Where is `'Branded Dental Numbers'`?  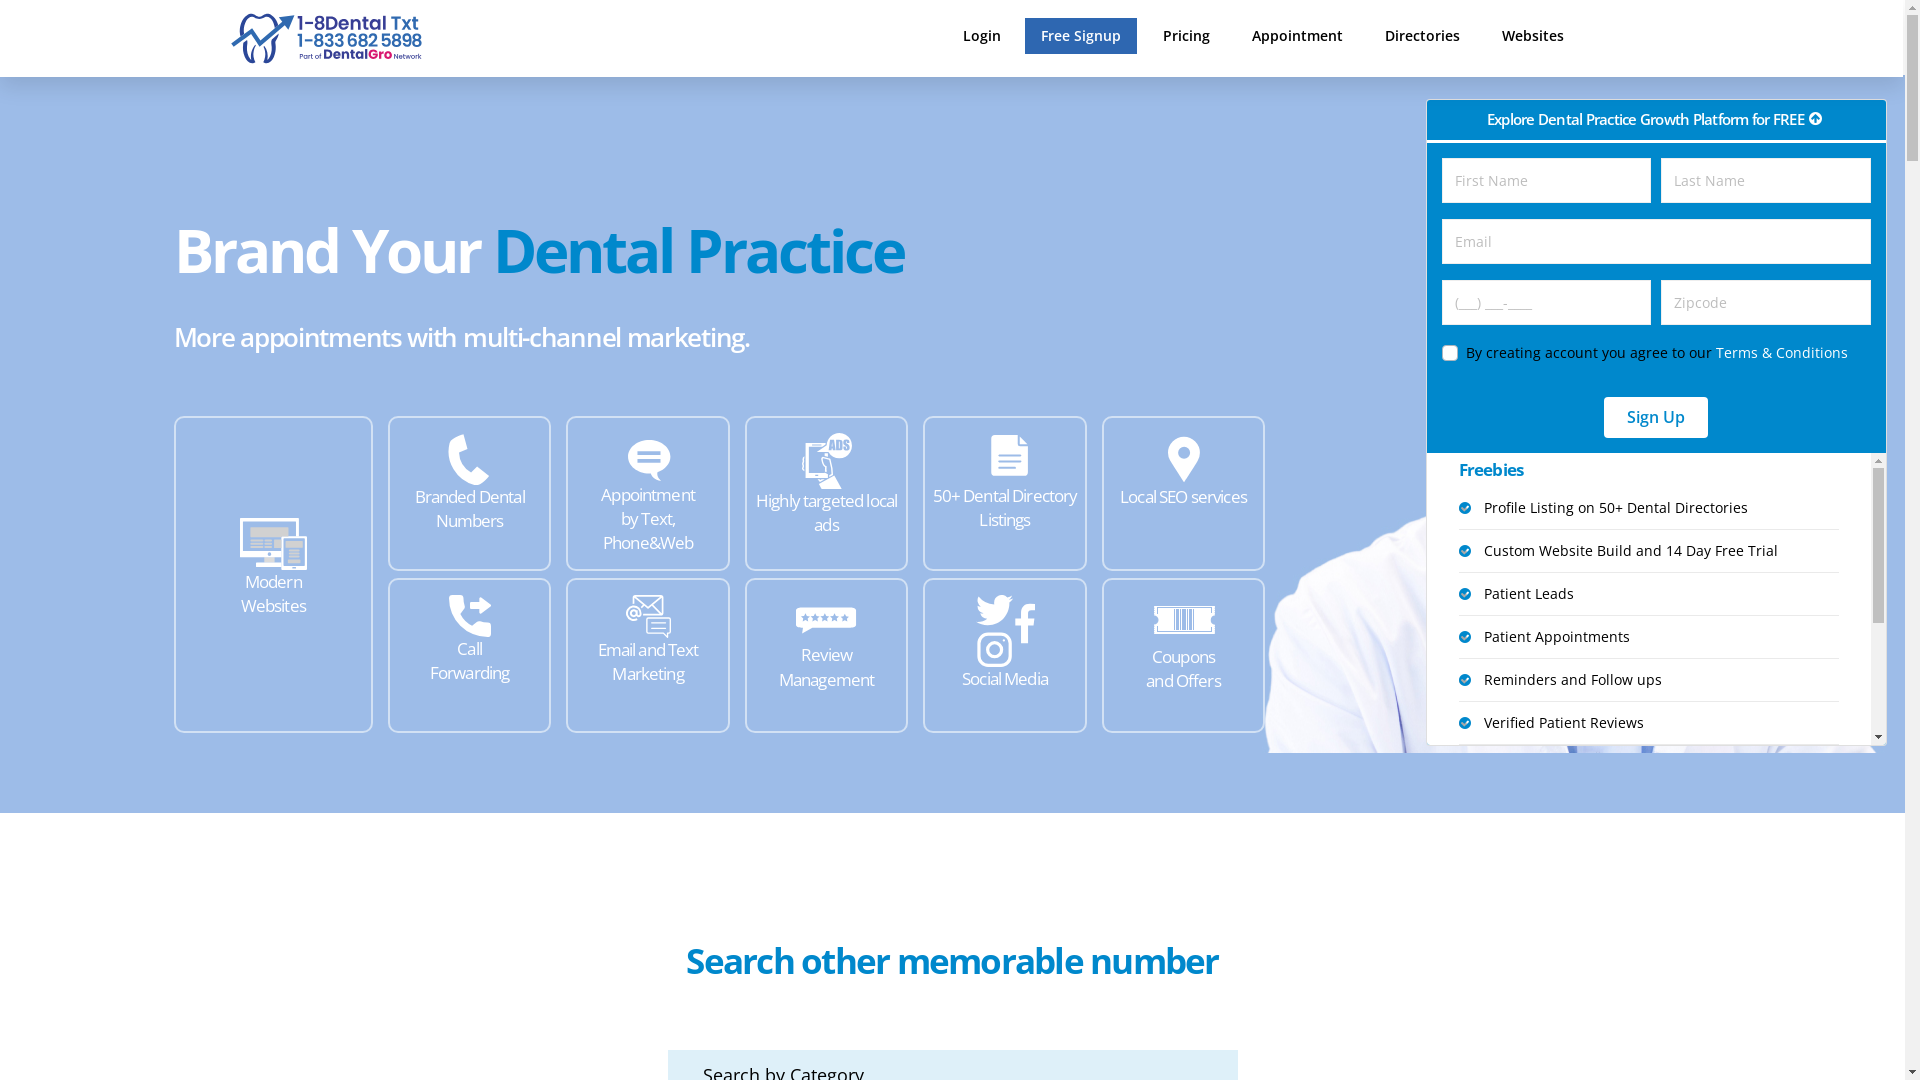
'Branded Dental Numbers' is located at coordinates (468, 493).